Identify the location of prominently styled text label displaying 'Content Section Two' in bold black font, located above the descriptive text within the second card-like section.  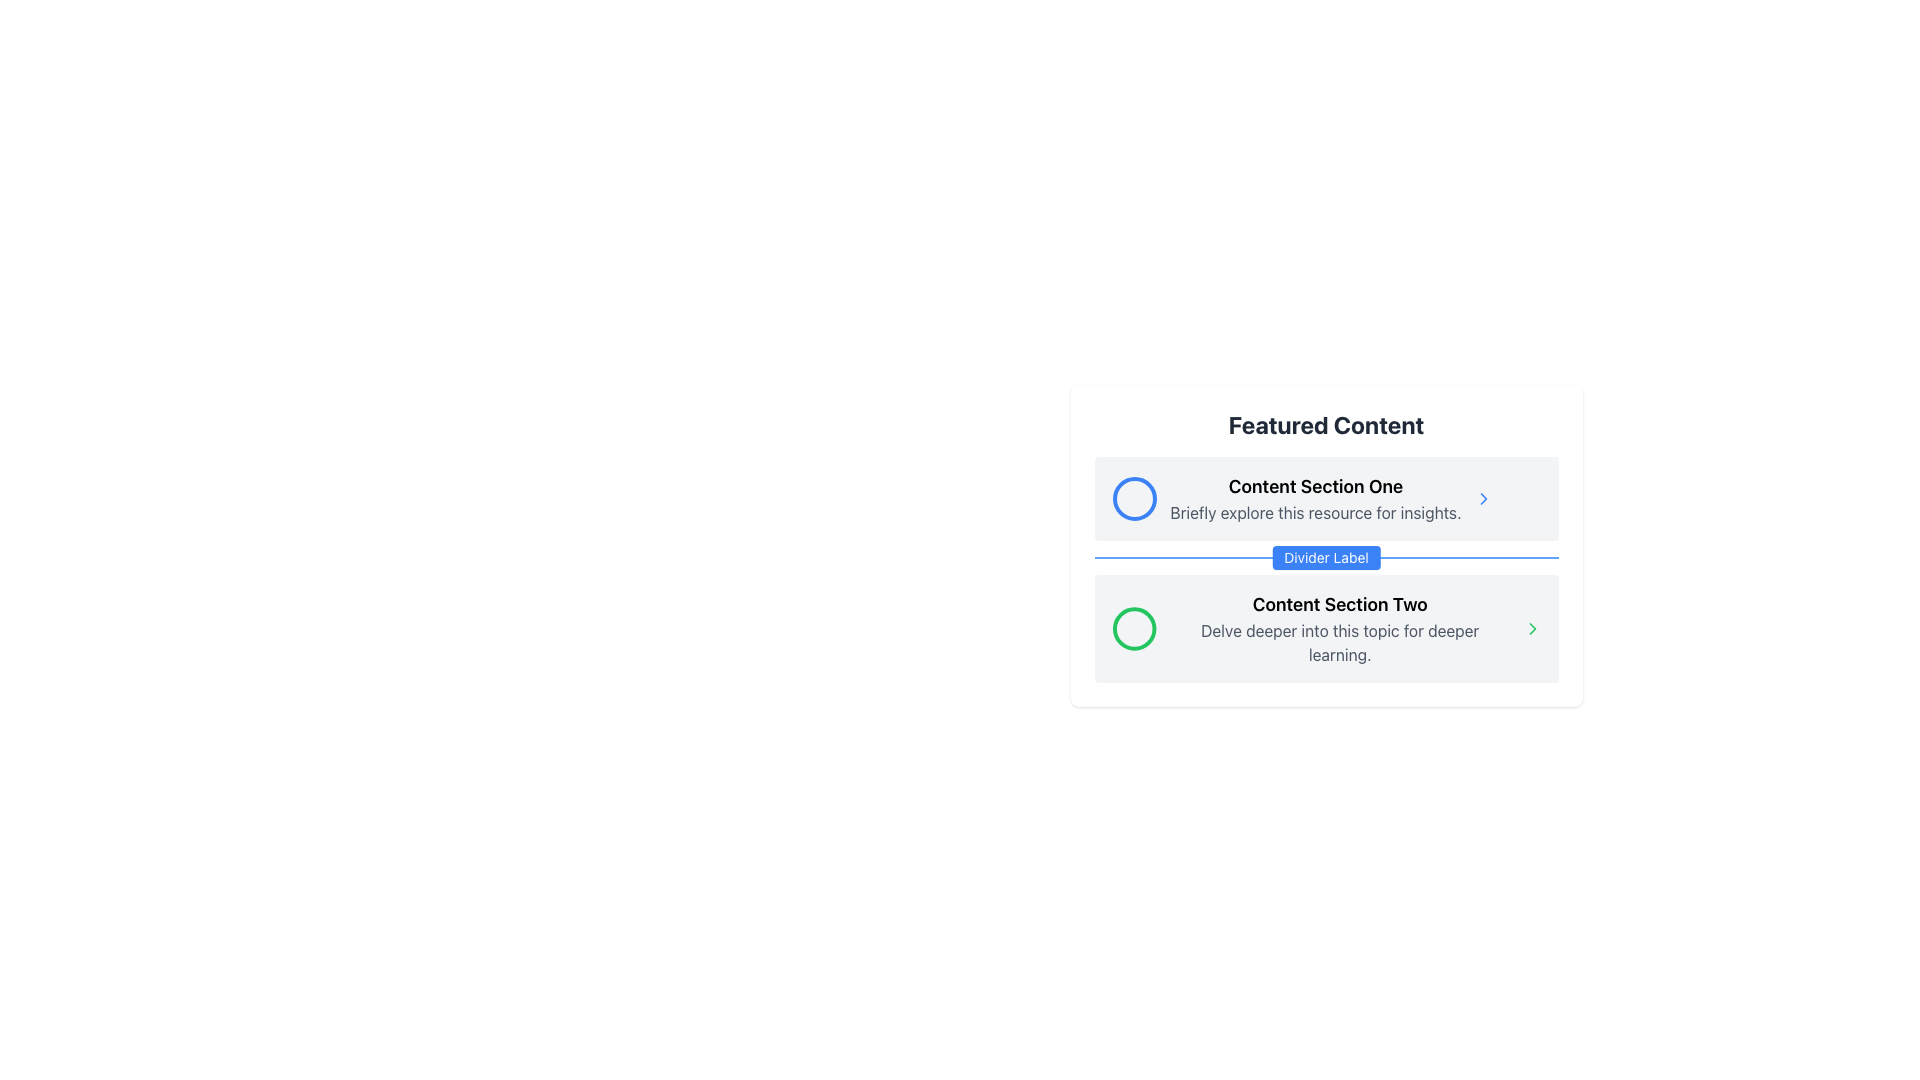
(1340, 604).